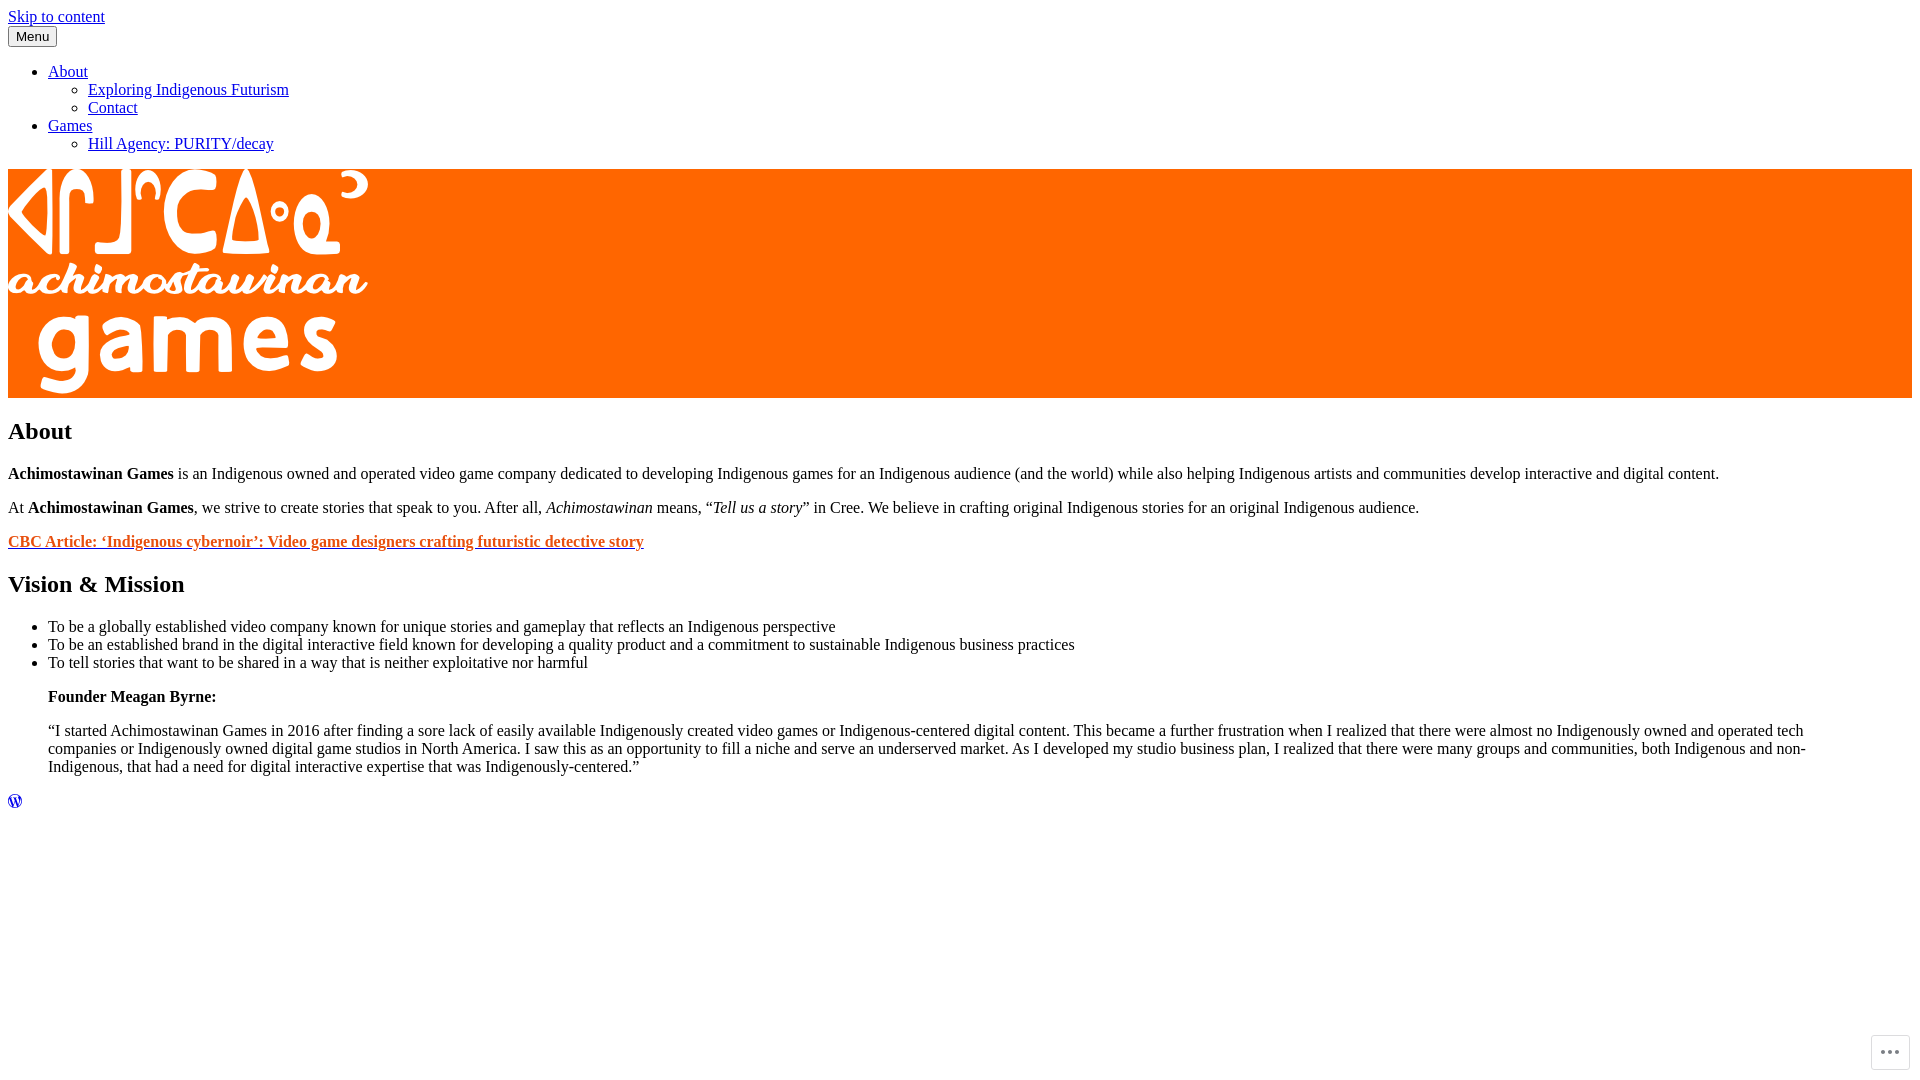 The height and width of the screenshot is (1080, 1920). I want to click on 'Exploring Indigenous Futurism', so click(188, 88).